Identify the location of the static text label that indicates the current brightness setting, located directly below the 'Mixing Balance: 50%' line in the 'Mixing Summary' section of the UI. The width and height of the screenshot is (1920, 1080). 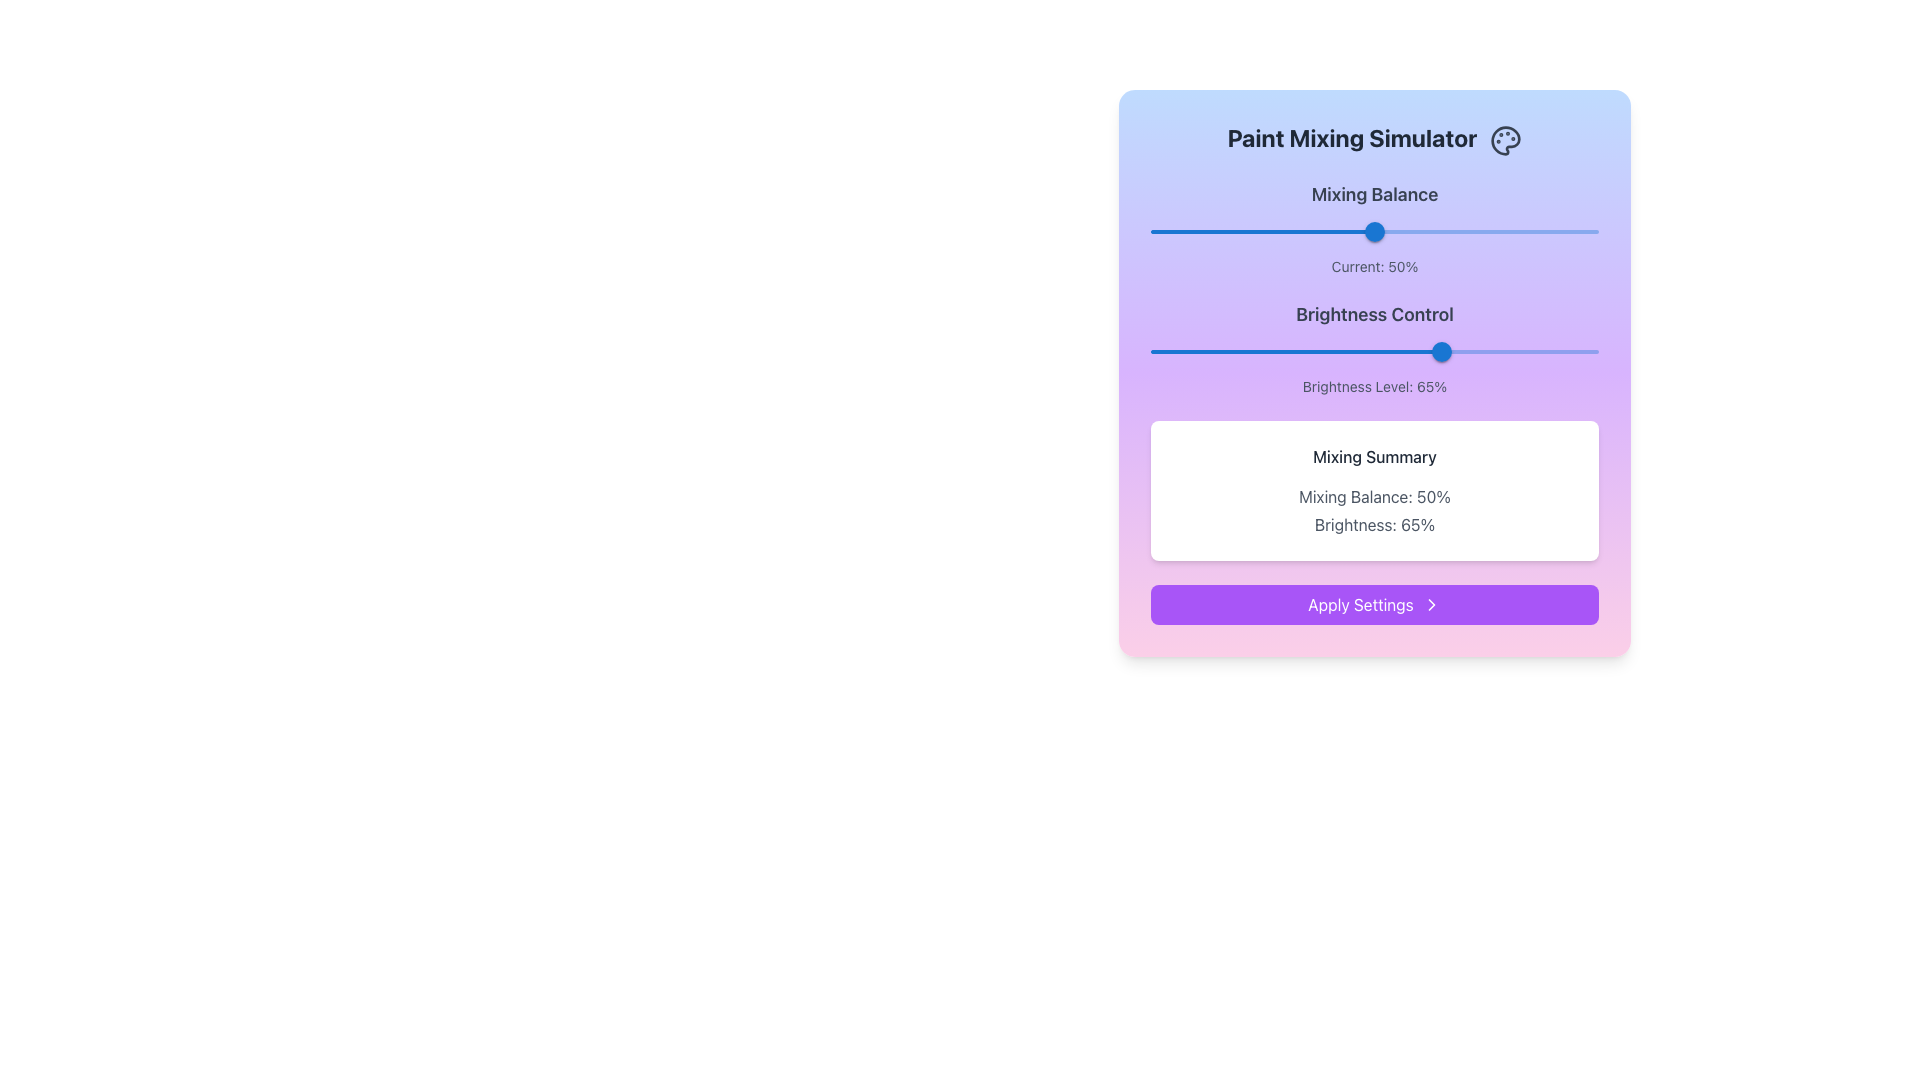
(1373, 523).